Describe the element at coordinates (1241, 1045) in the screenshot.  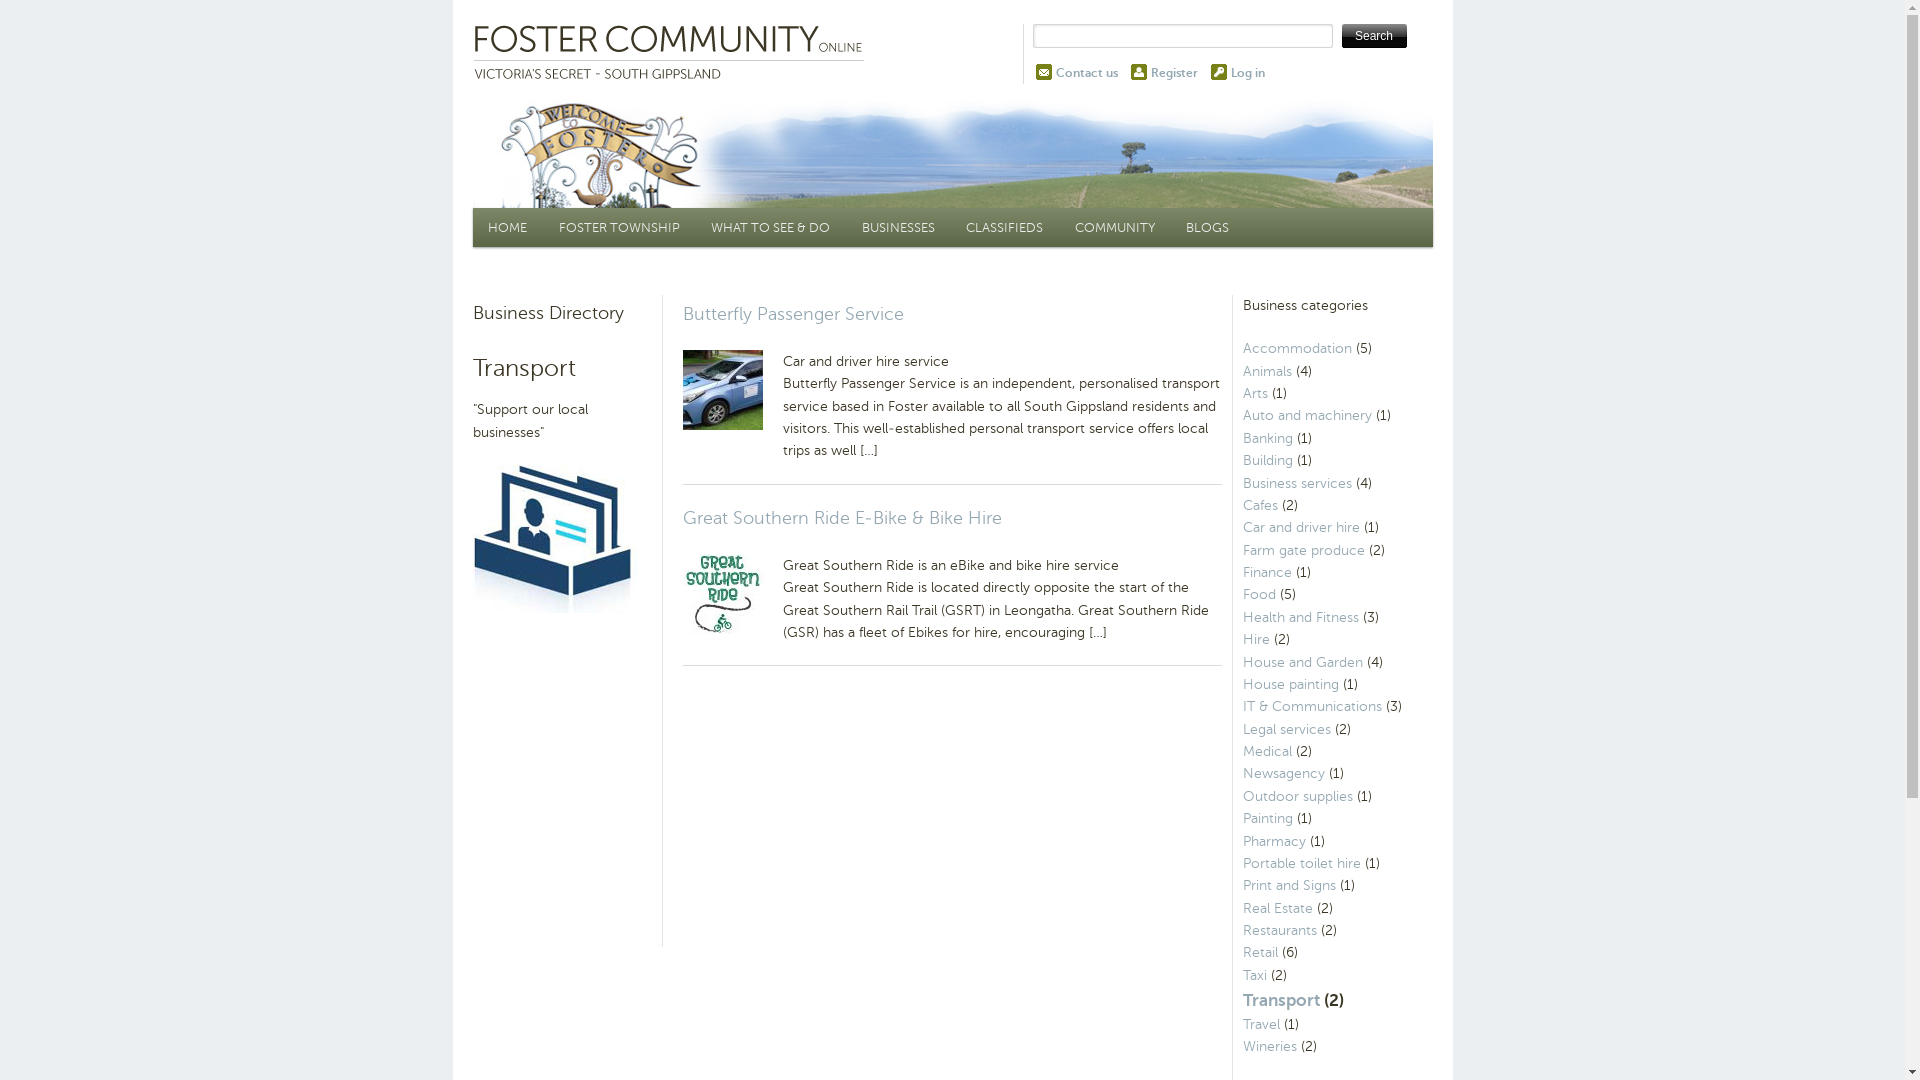
I see `'Wineries'` at that location.